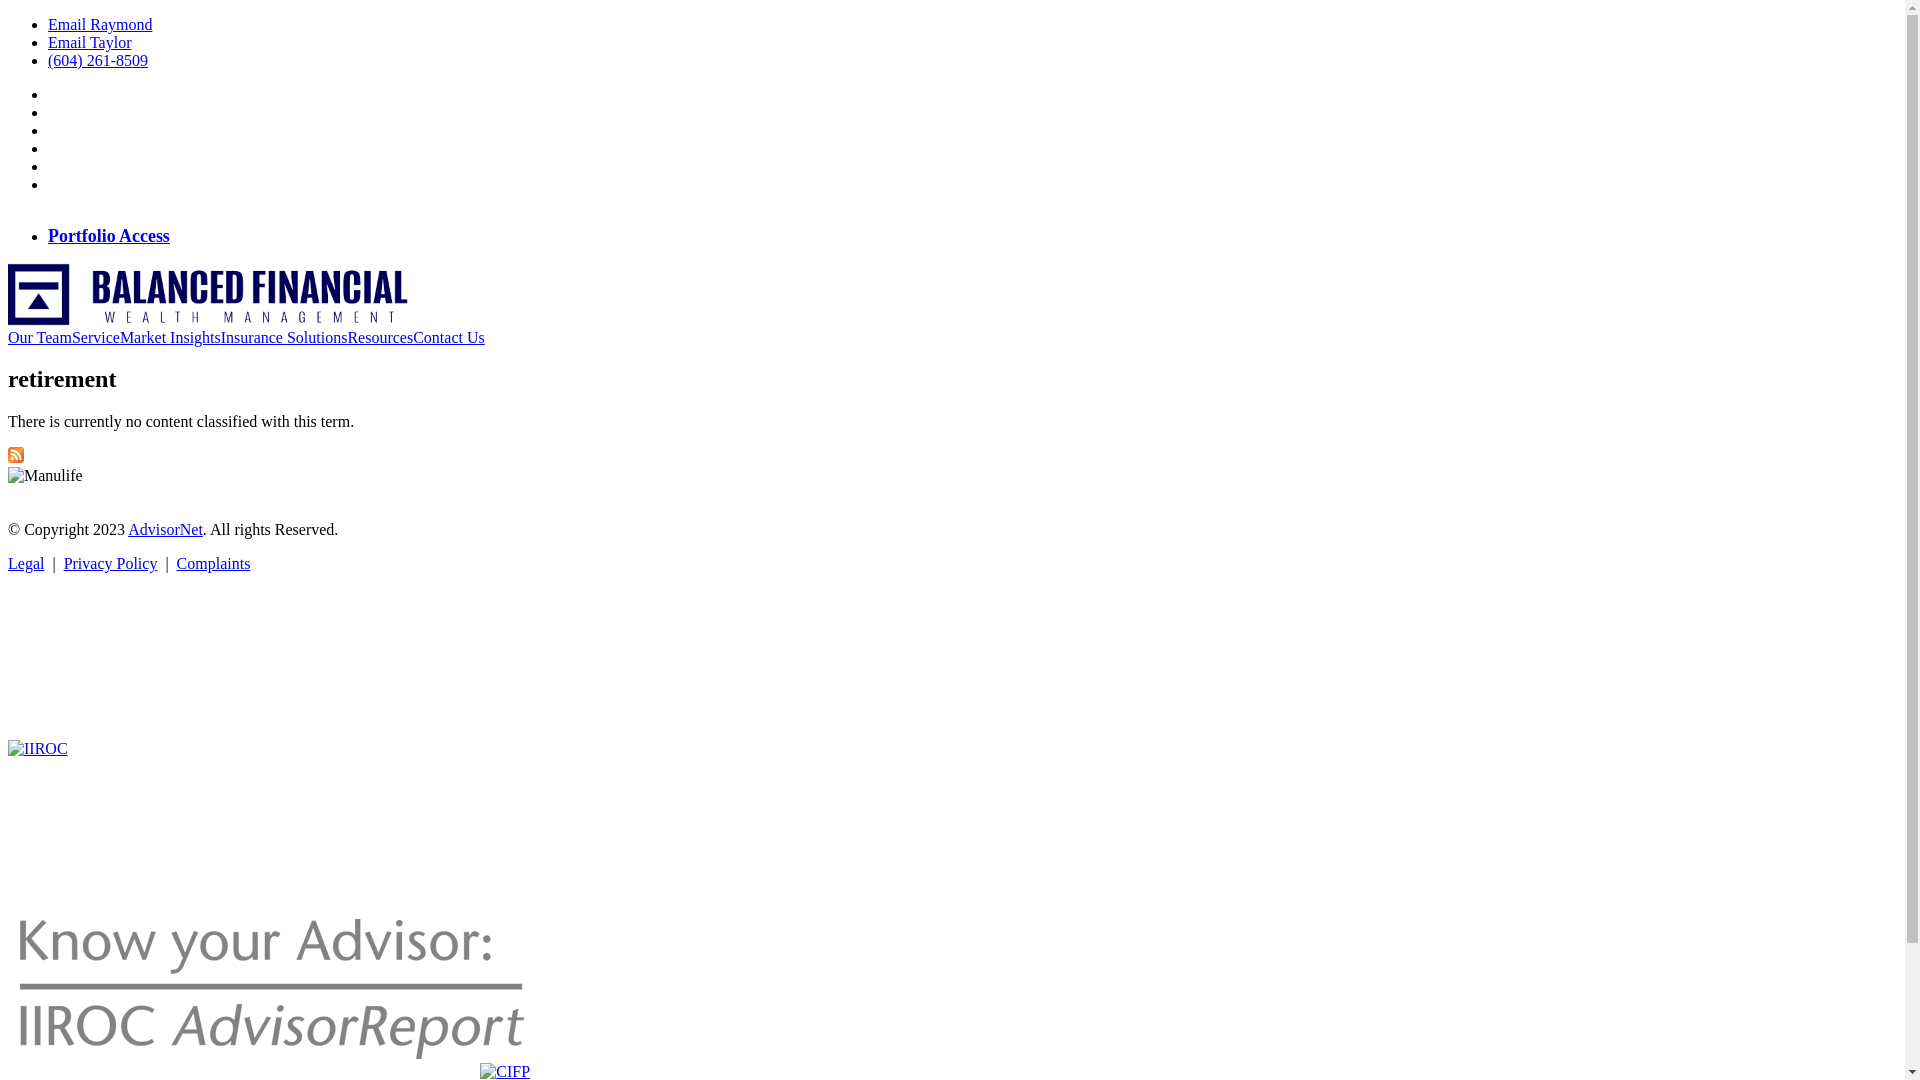 The width and height of the screenshot is (1920, 1080). Describe the element at coordinates (448, 337) in the screenshot. I see `'Contact Us'` at that location.